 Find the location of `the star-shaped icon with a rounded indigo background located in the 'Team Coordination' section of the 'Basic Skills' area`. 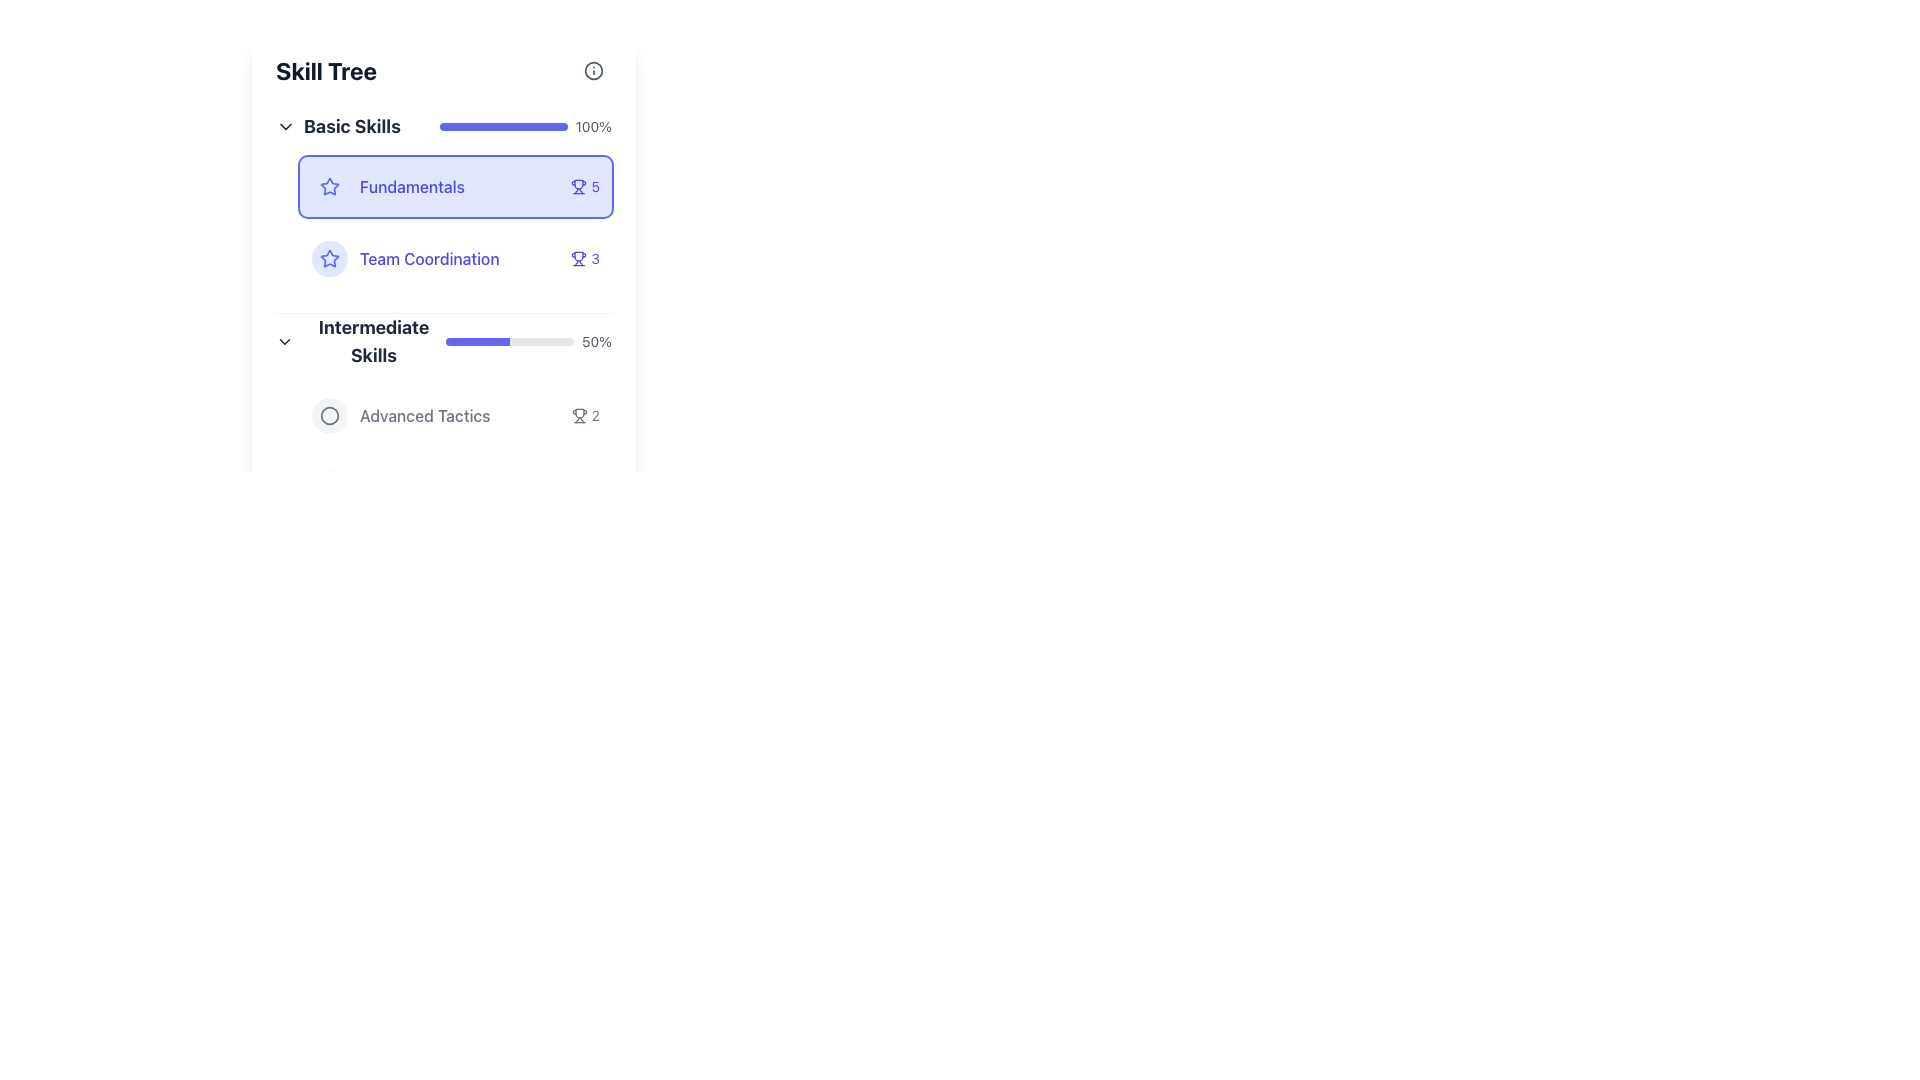

the star-shaped icon with a rounded indigo background located in the 'Team Coordination' section of the 'Basic Skills' area is located at coordinates (330, 257).